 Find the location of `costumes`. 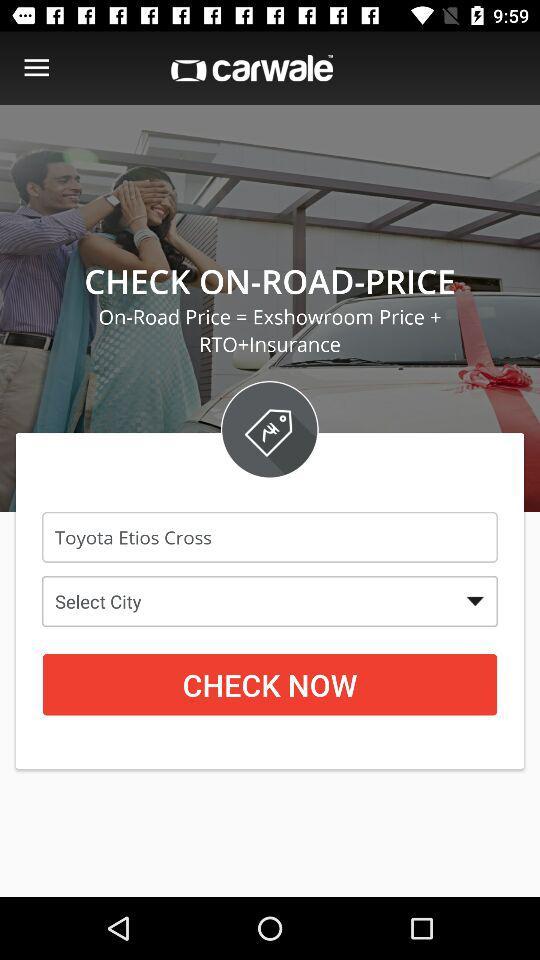

costumes is located at coordinates (36, 68).